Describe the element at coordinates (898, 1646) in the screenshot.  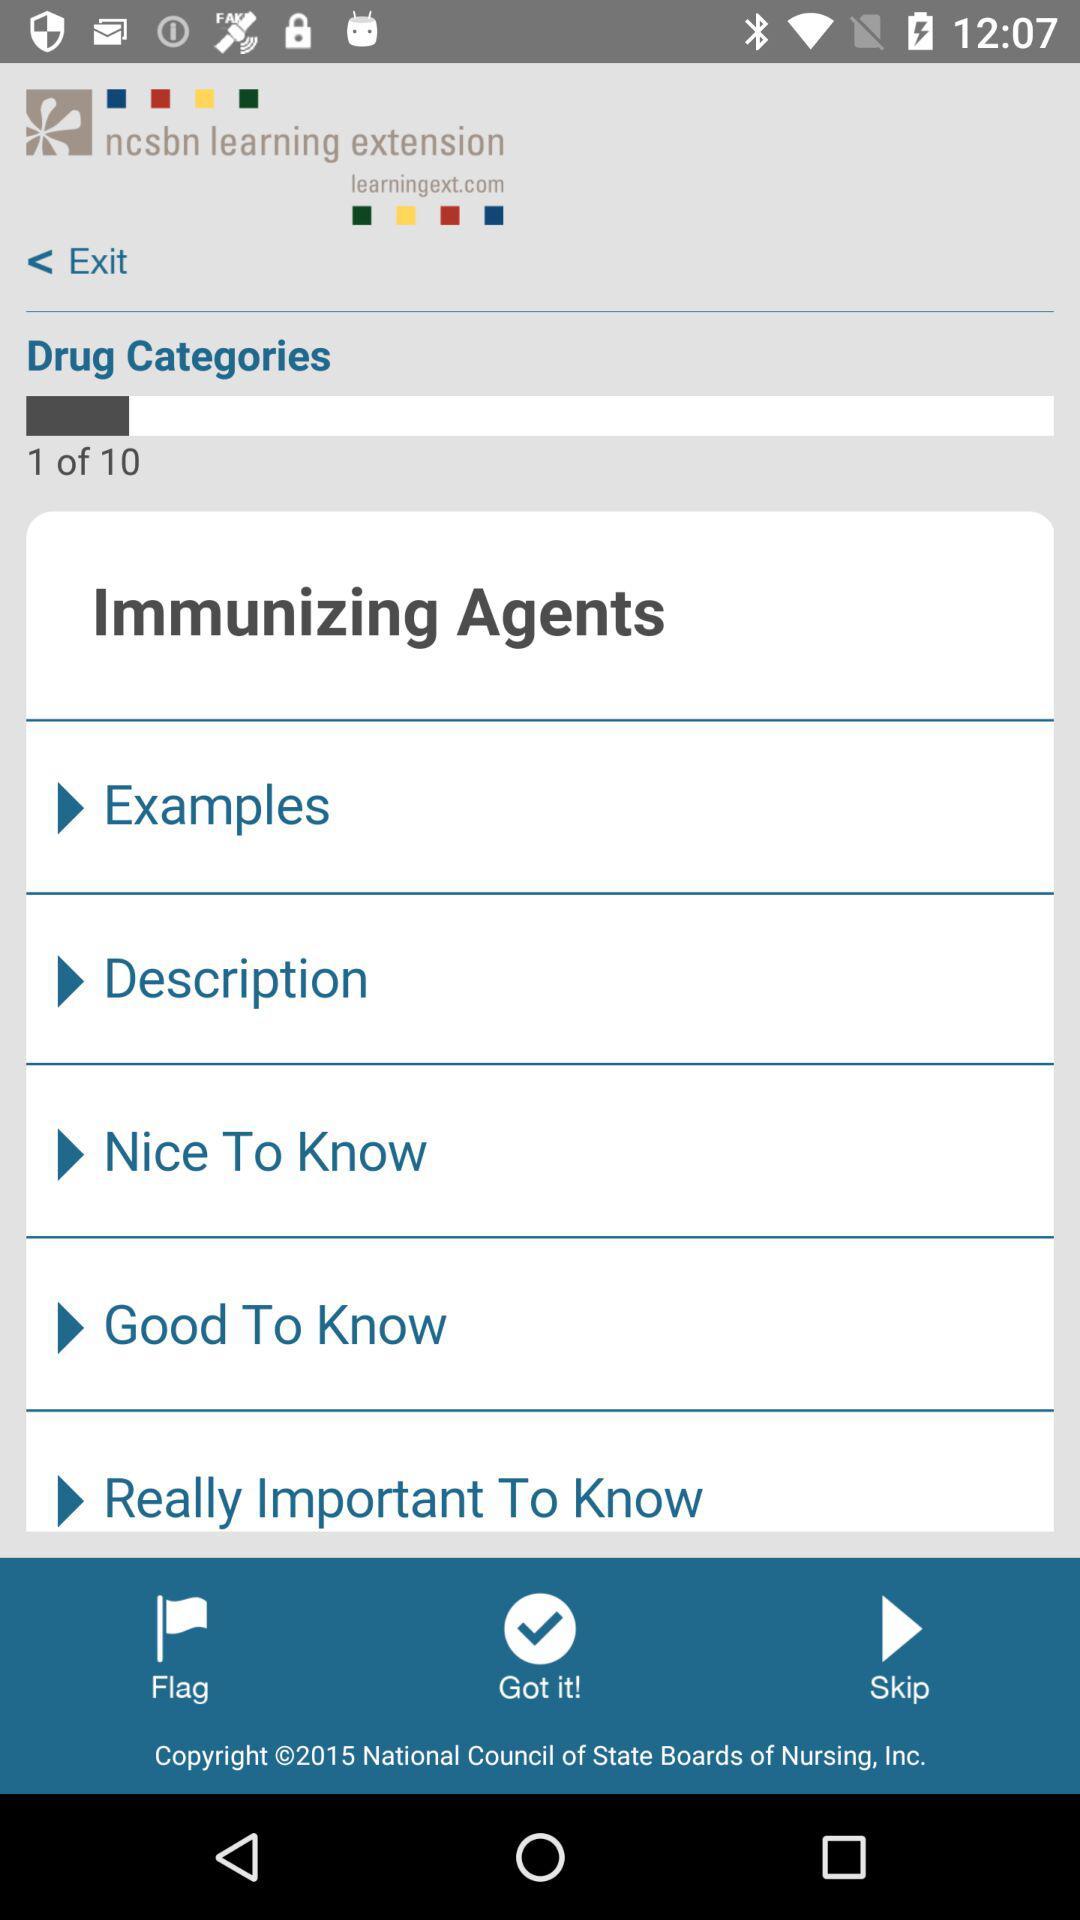
I see `skip page` at that location.